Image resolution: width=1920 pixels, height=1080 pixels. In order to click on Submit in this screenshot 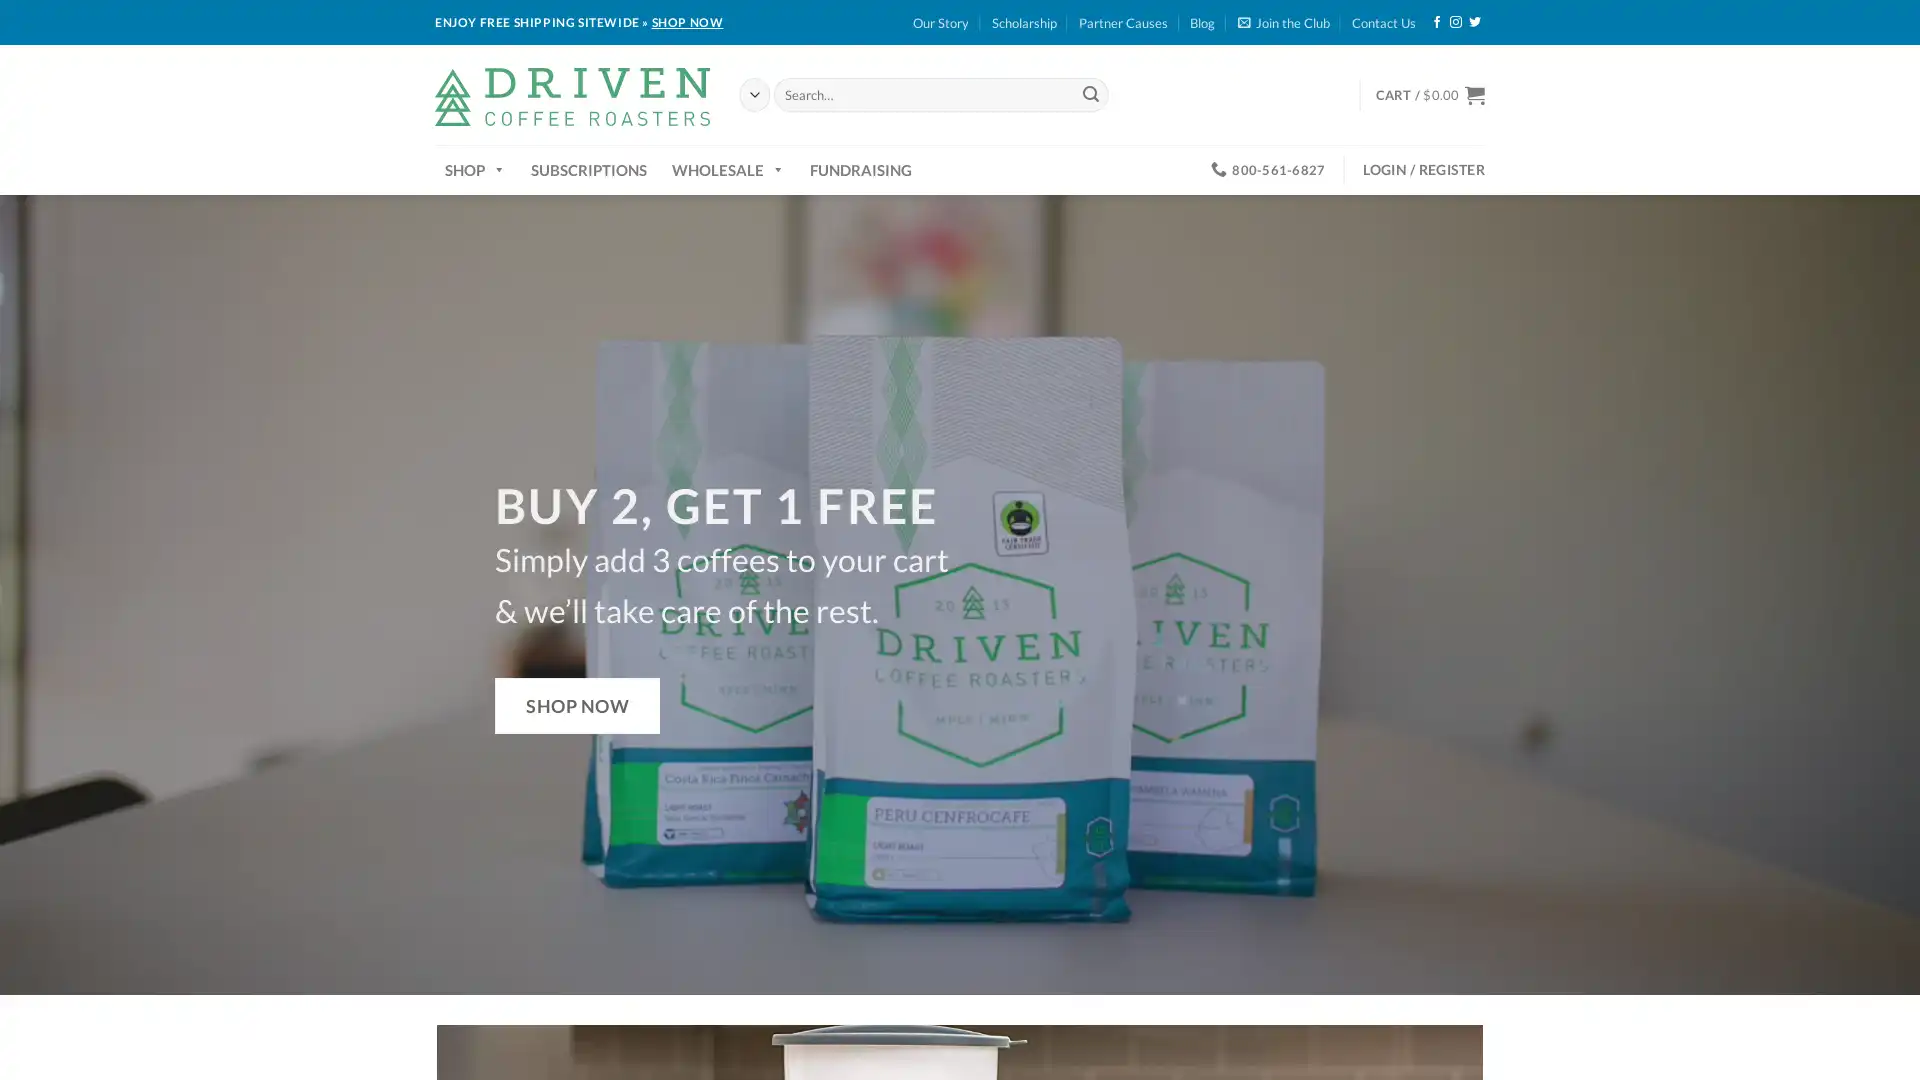, I will do `click(1089, 94)`.